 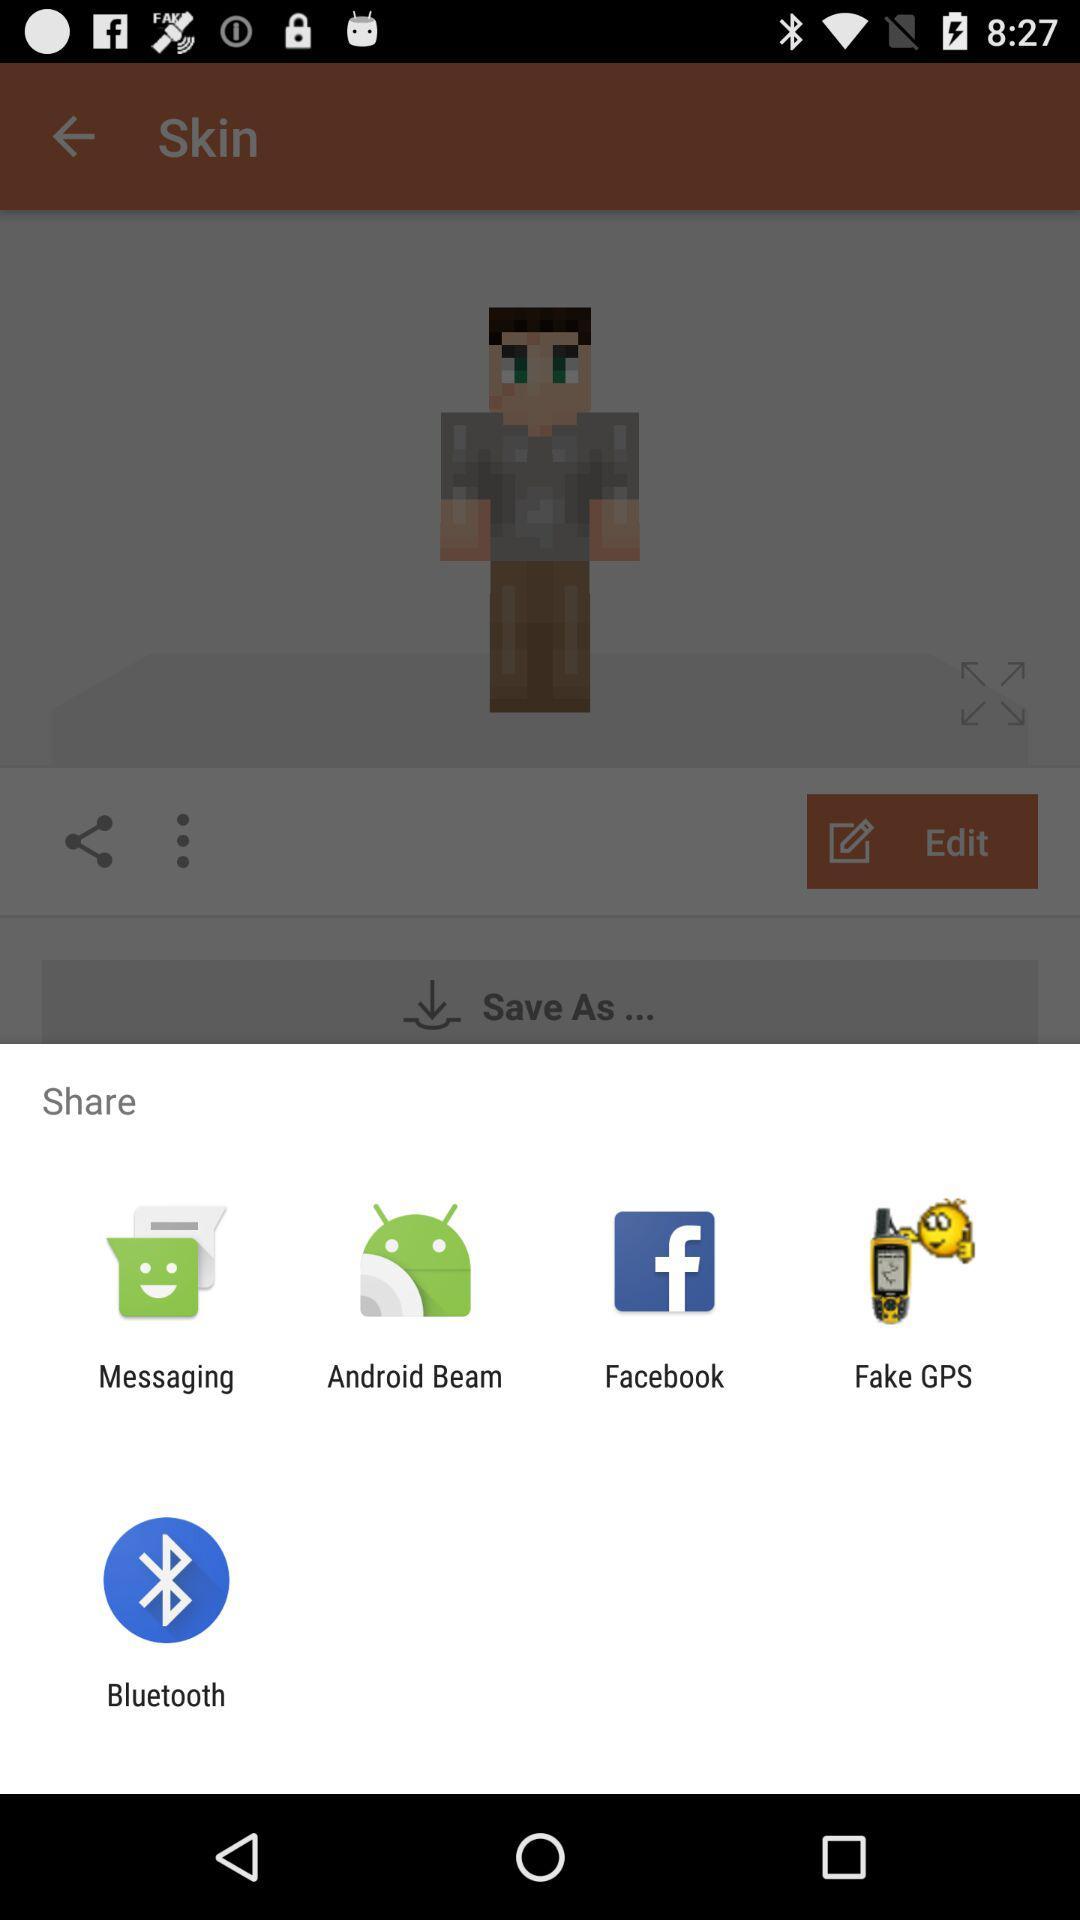 What do you see at coordinates (165, 1392) in the screenshot?
I see `app to the left of android beam icon` at bounding box center [165, 1392].